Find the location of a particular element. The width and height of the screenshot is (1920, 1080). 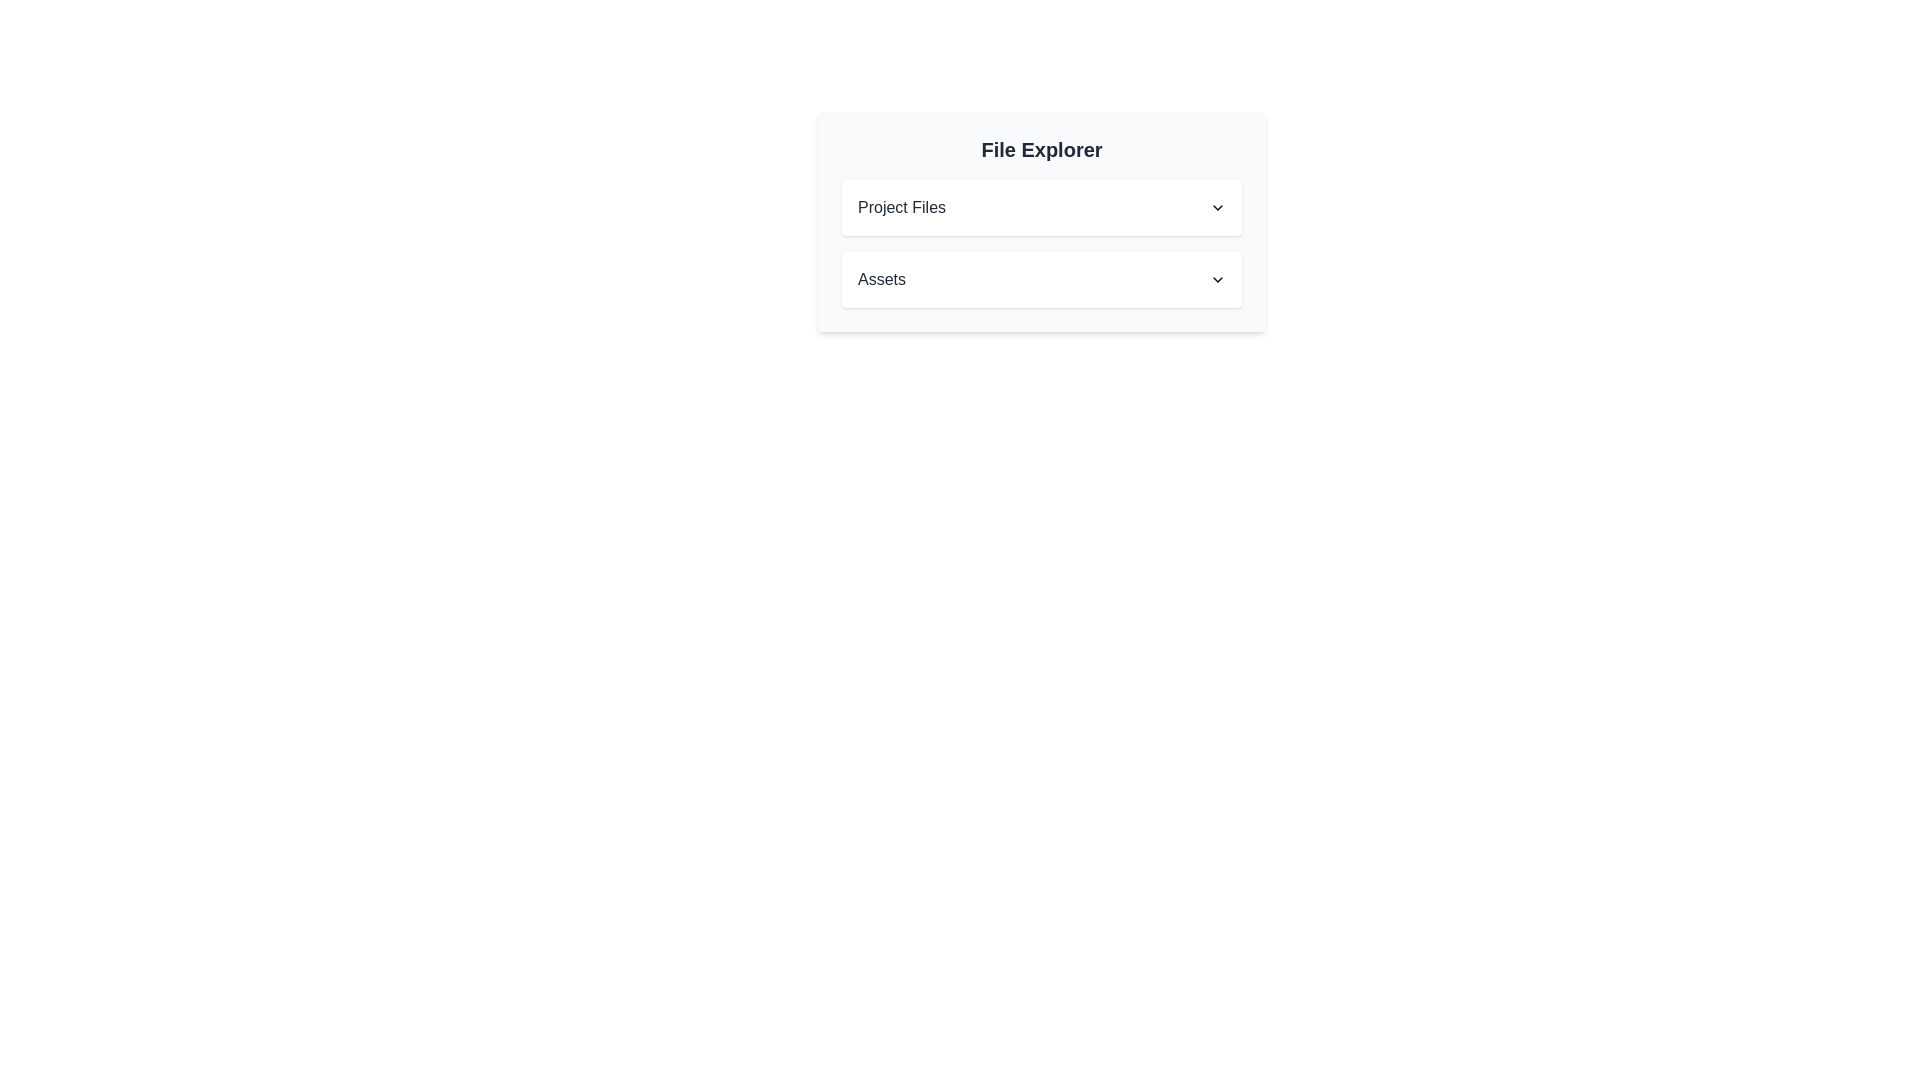

the Dropdown toggle icon, which is a downward-pointing chevron located to the far right of the 'Project Files' text is located at coordinates (1217, 208).